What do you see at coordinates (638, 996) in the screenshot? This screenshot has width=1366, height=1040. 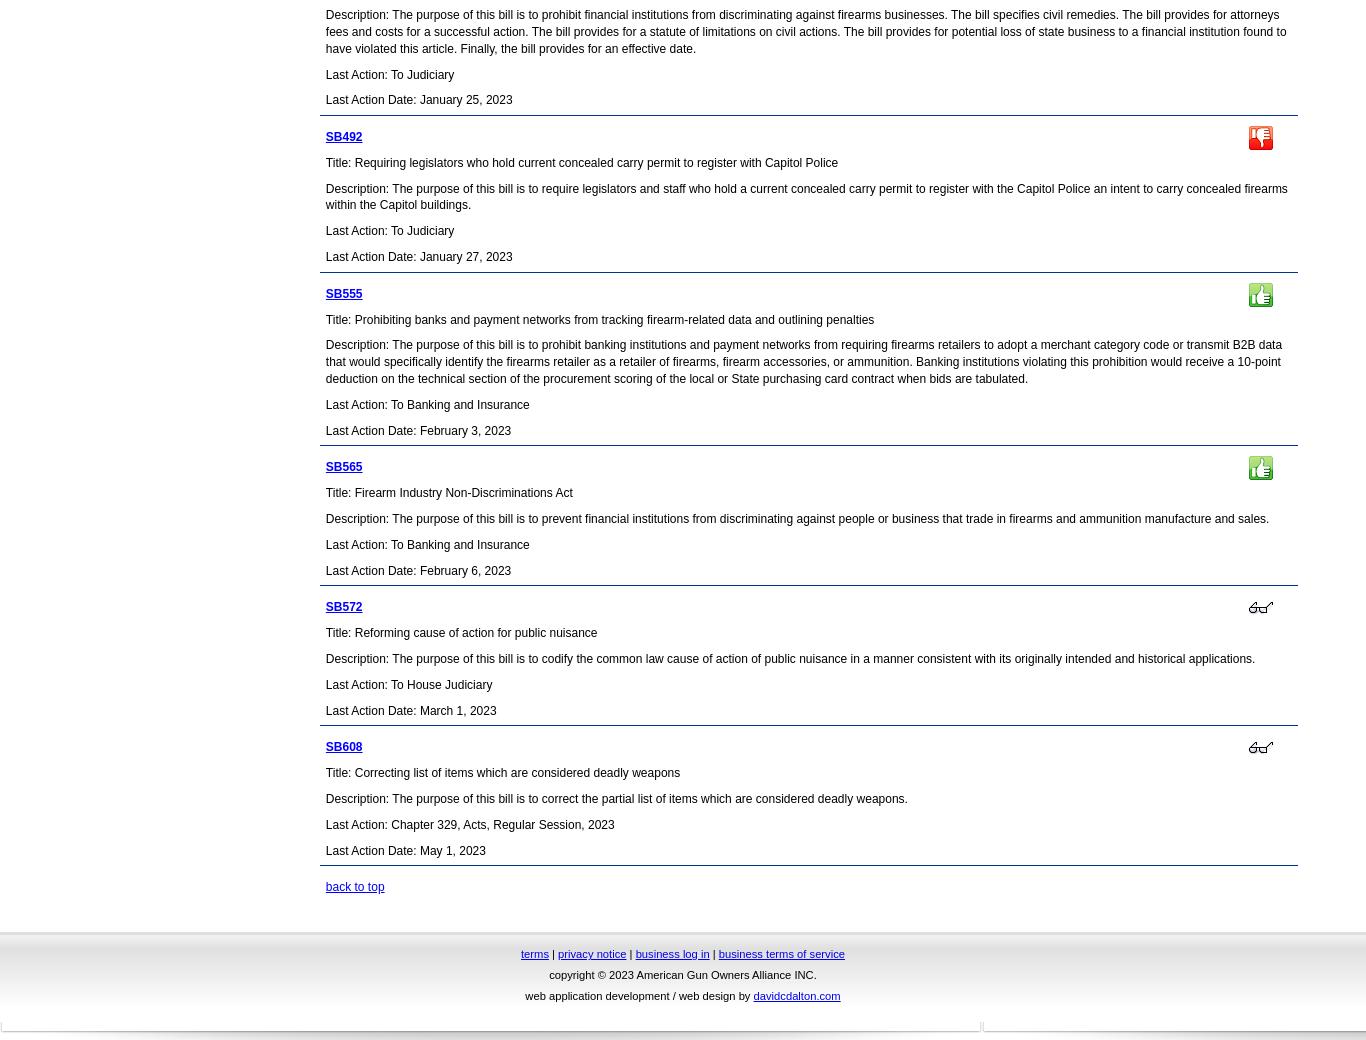 I see `'web application development / web design by'` at bounding box center [638, 996].